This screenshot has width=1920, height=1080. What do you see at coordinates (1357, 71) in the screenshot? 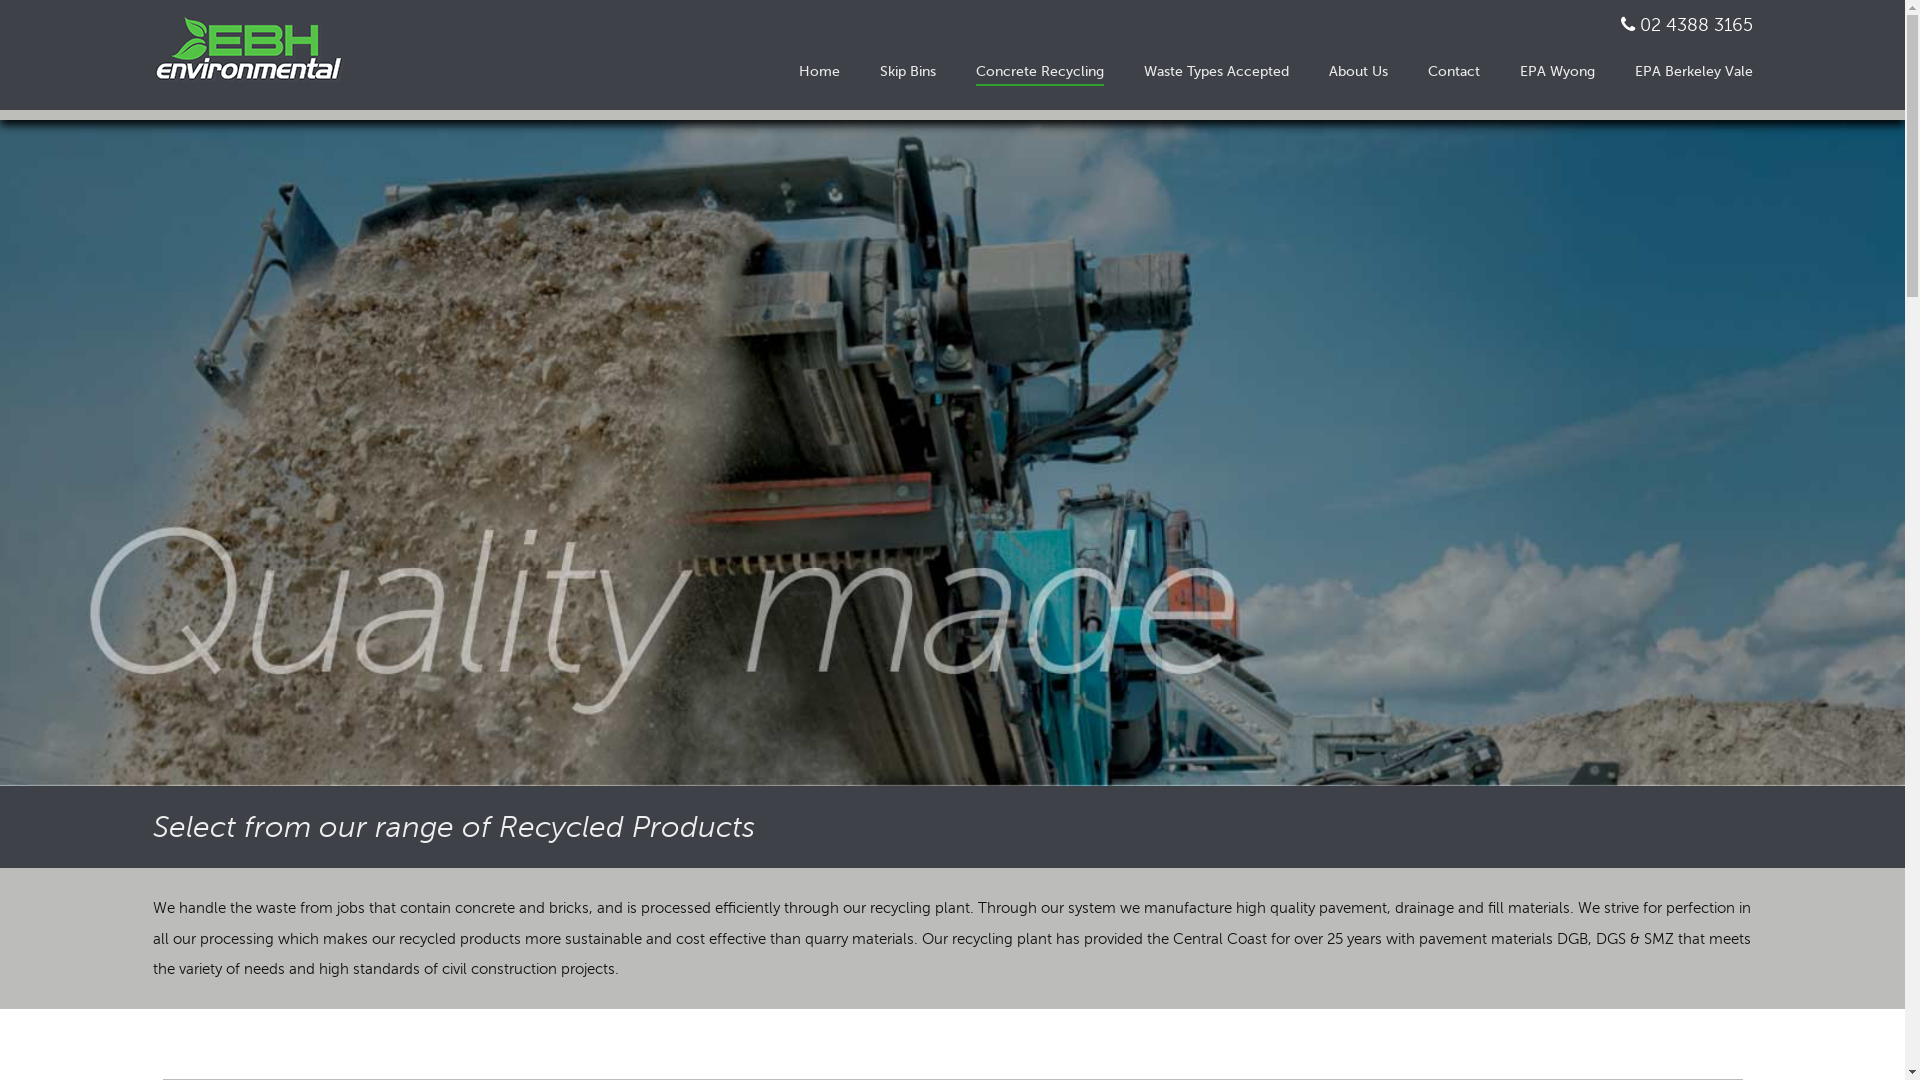
I see `'About Us'` at bounding box center [1357, 71].